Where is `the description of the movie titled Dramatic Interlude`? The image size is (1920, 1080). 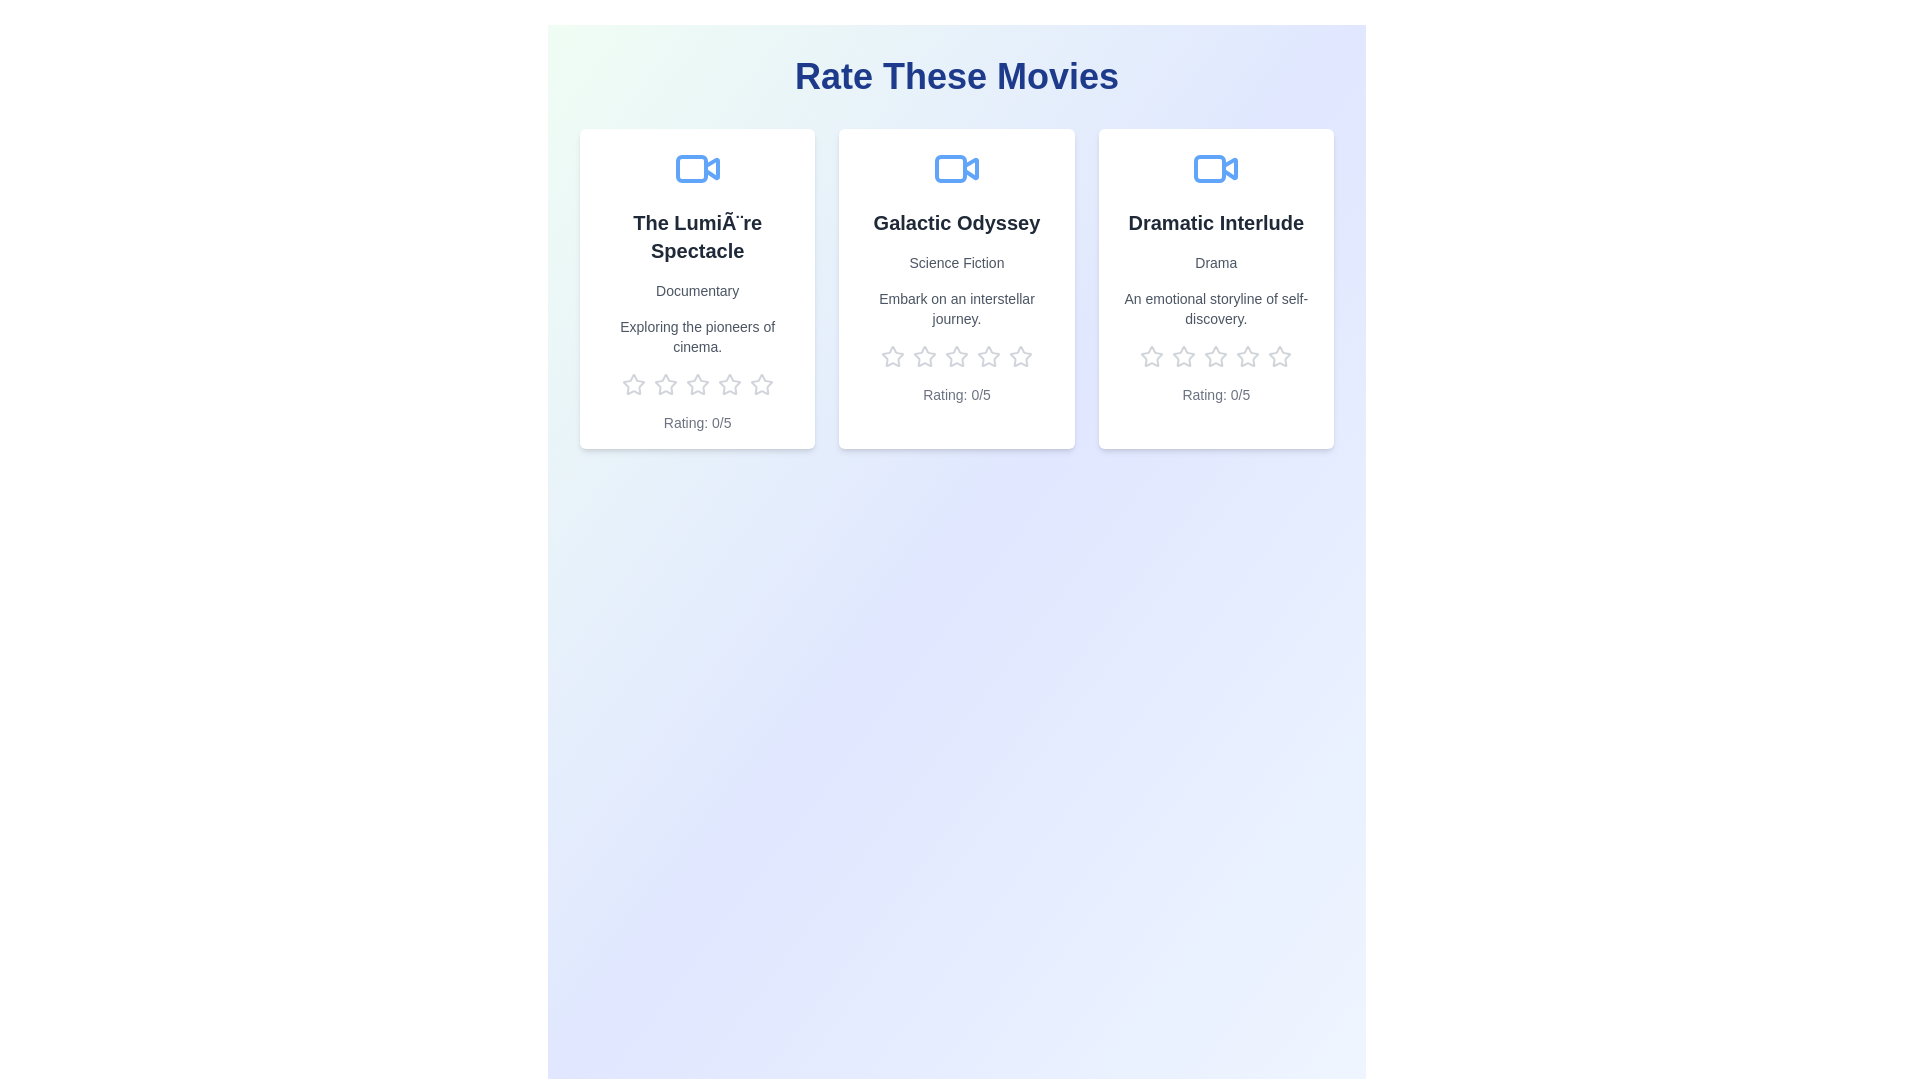
the description of the movie titled Dramatic Interlude is located at coordinates (1214, 308).